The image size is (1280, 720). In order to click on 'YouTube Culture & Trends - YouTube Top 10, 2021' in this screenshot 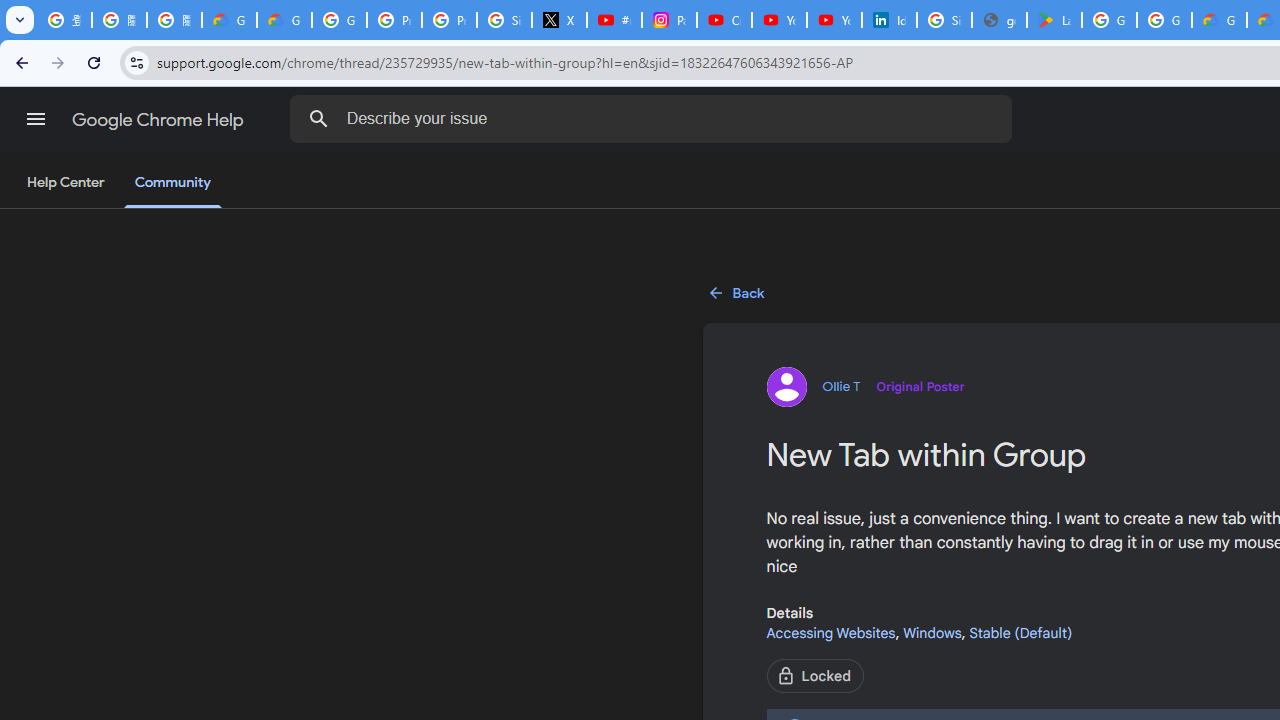, I will do `click(833, 20)`.